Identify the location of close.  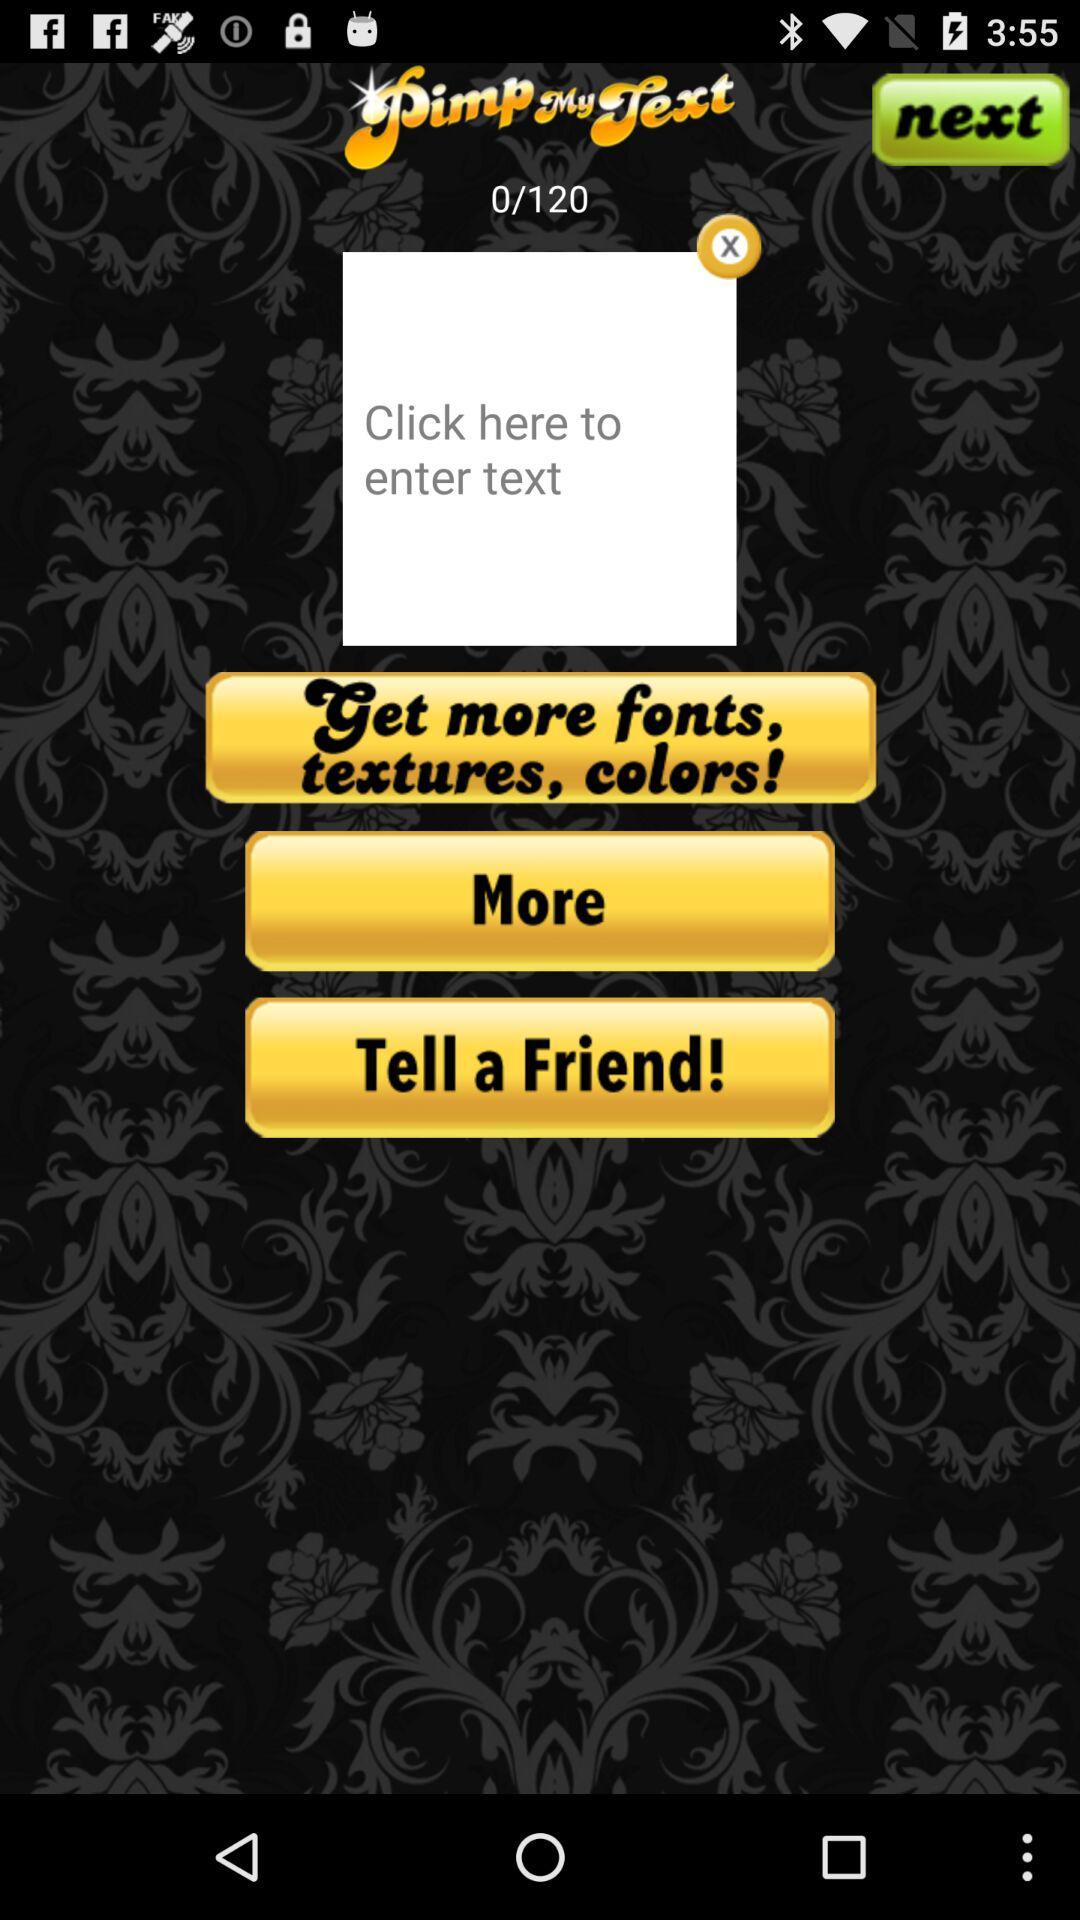
(729, 245).